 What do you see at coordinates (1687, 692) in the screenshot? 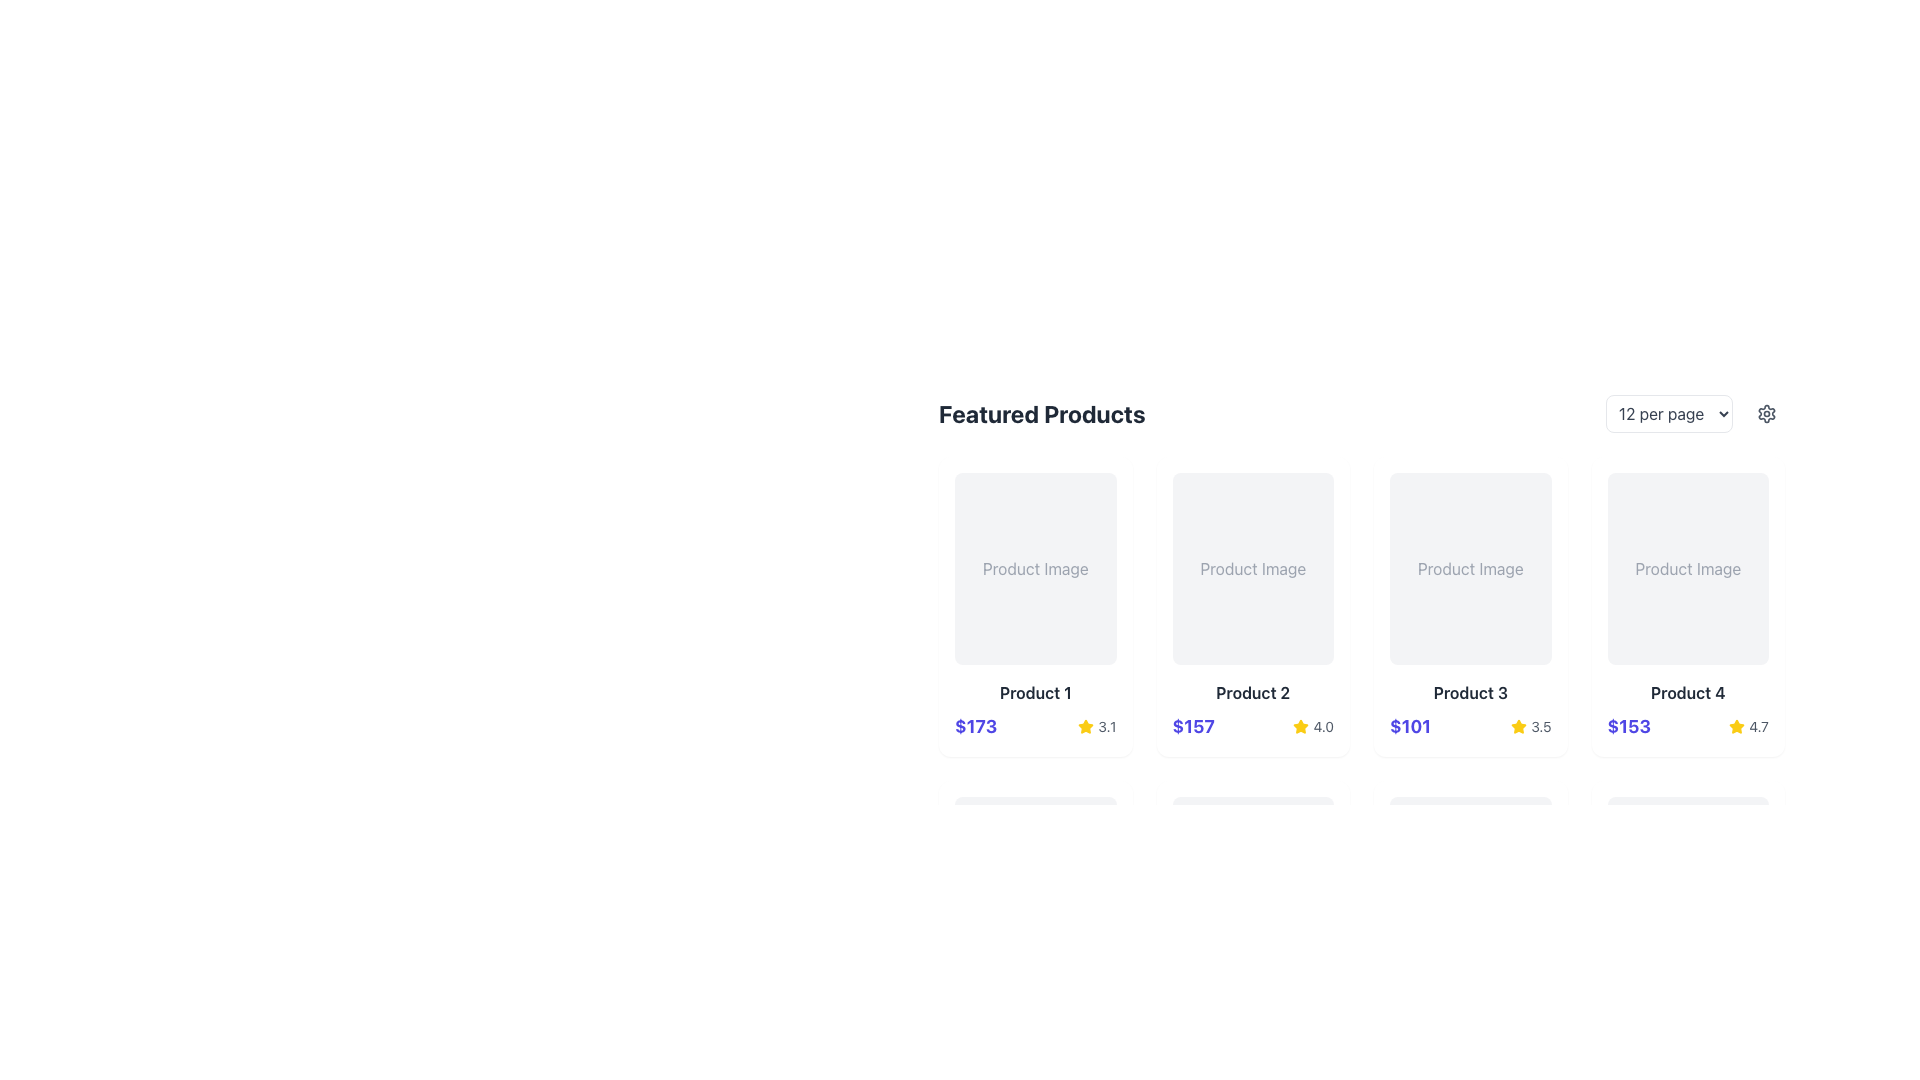
I see `text content of the title label for the fourth product, which is located at the bottom section of the product card, right below the product image and above the price '$153' and rating '4.7'` at bounding box center [1687, 692].